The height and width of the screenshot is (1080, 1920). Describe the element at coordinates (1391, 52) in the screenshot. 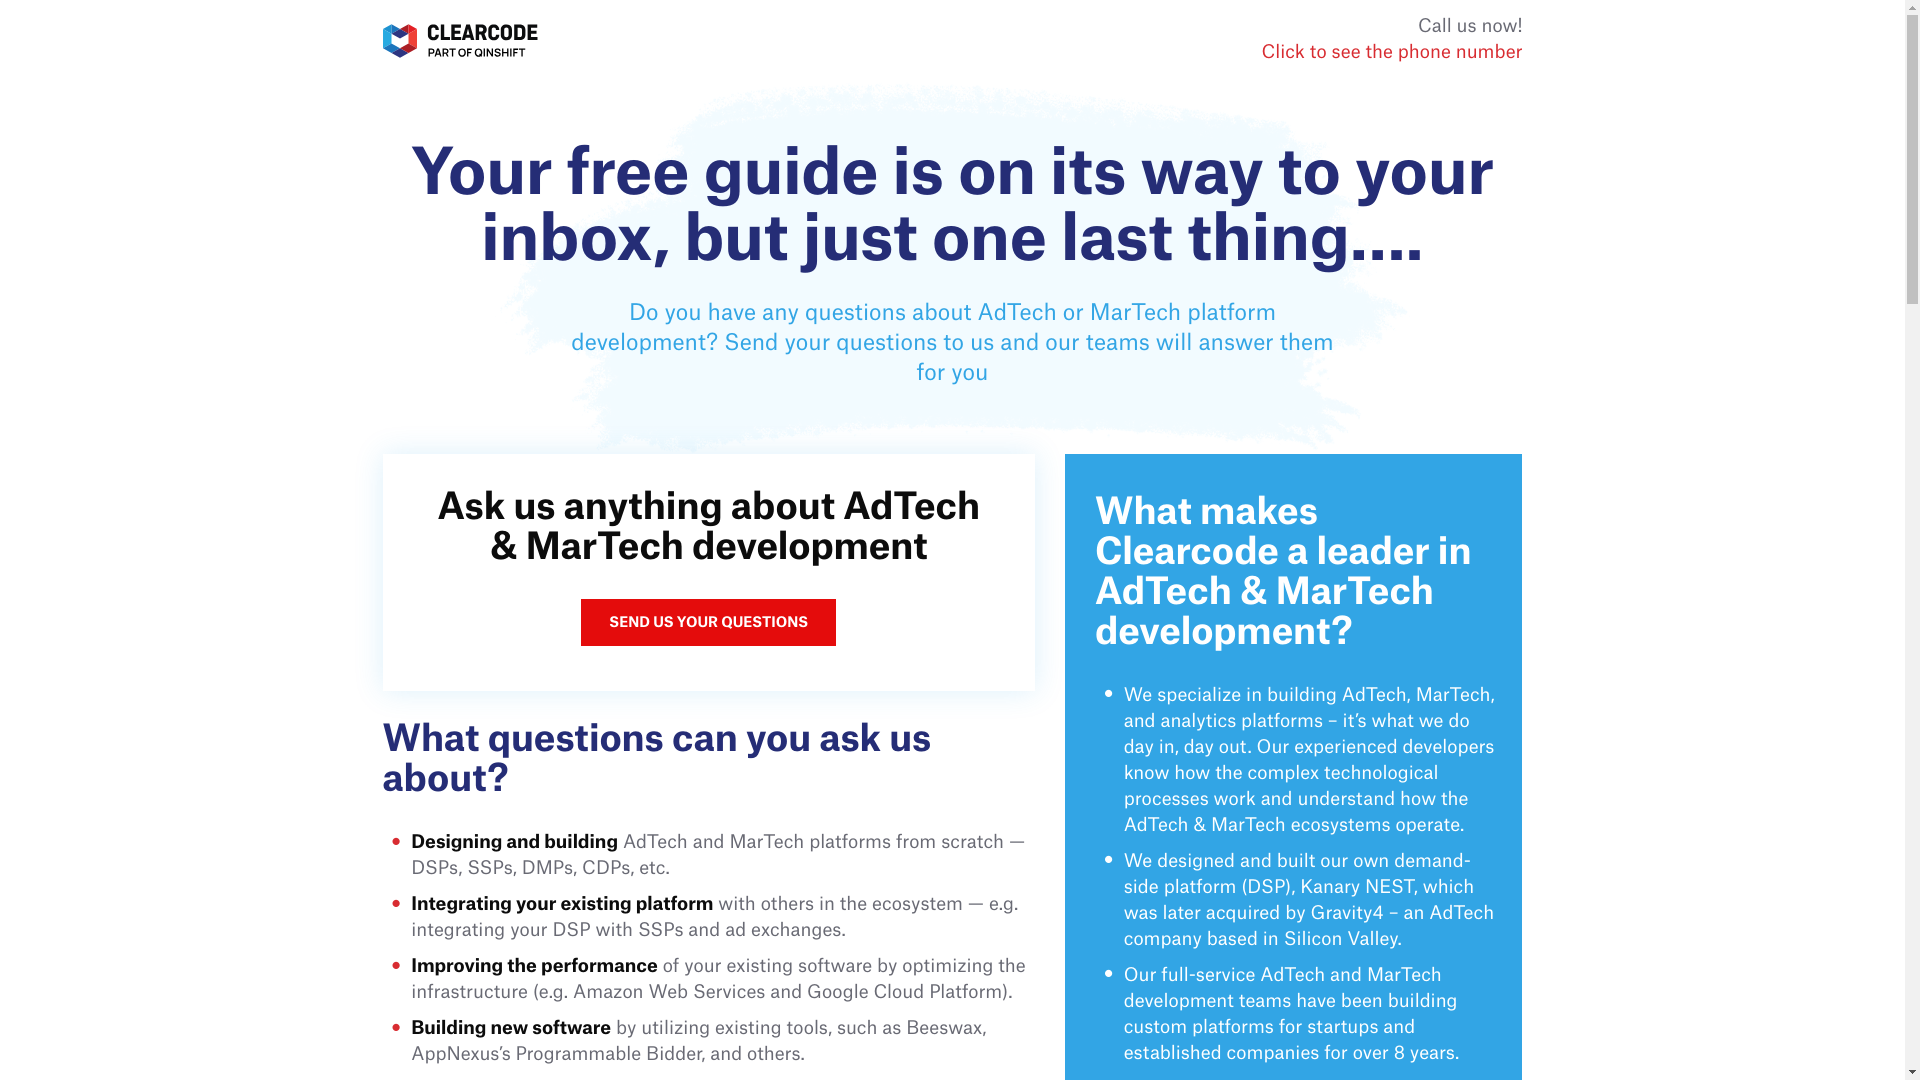

I see `'Click to see the phone number'` at that location.